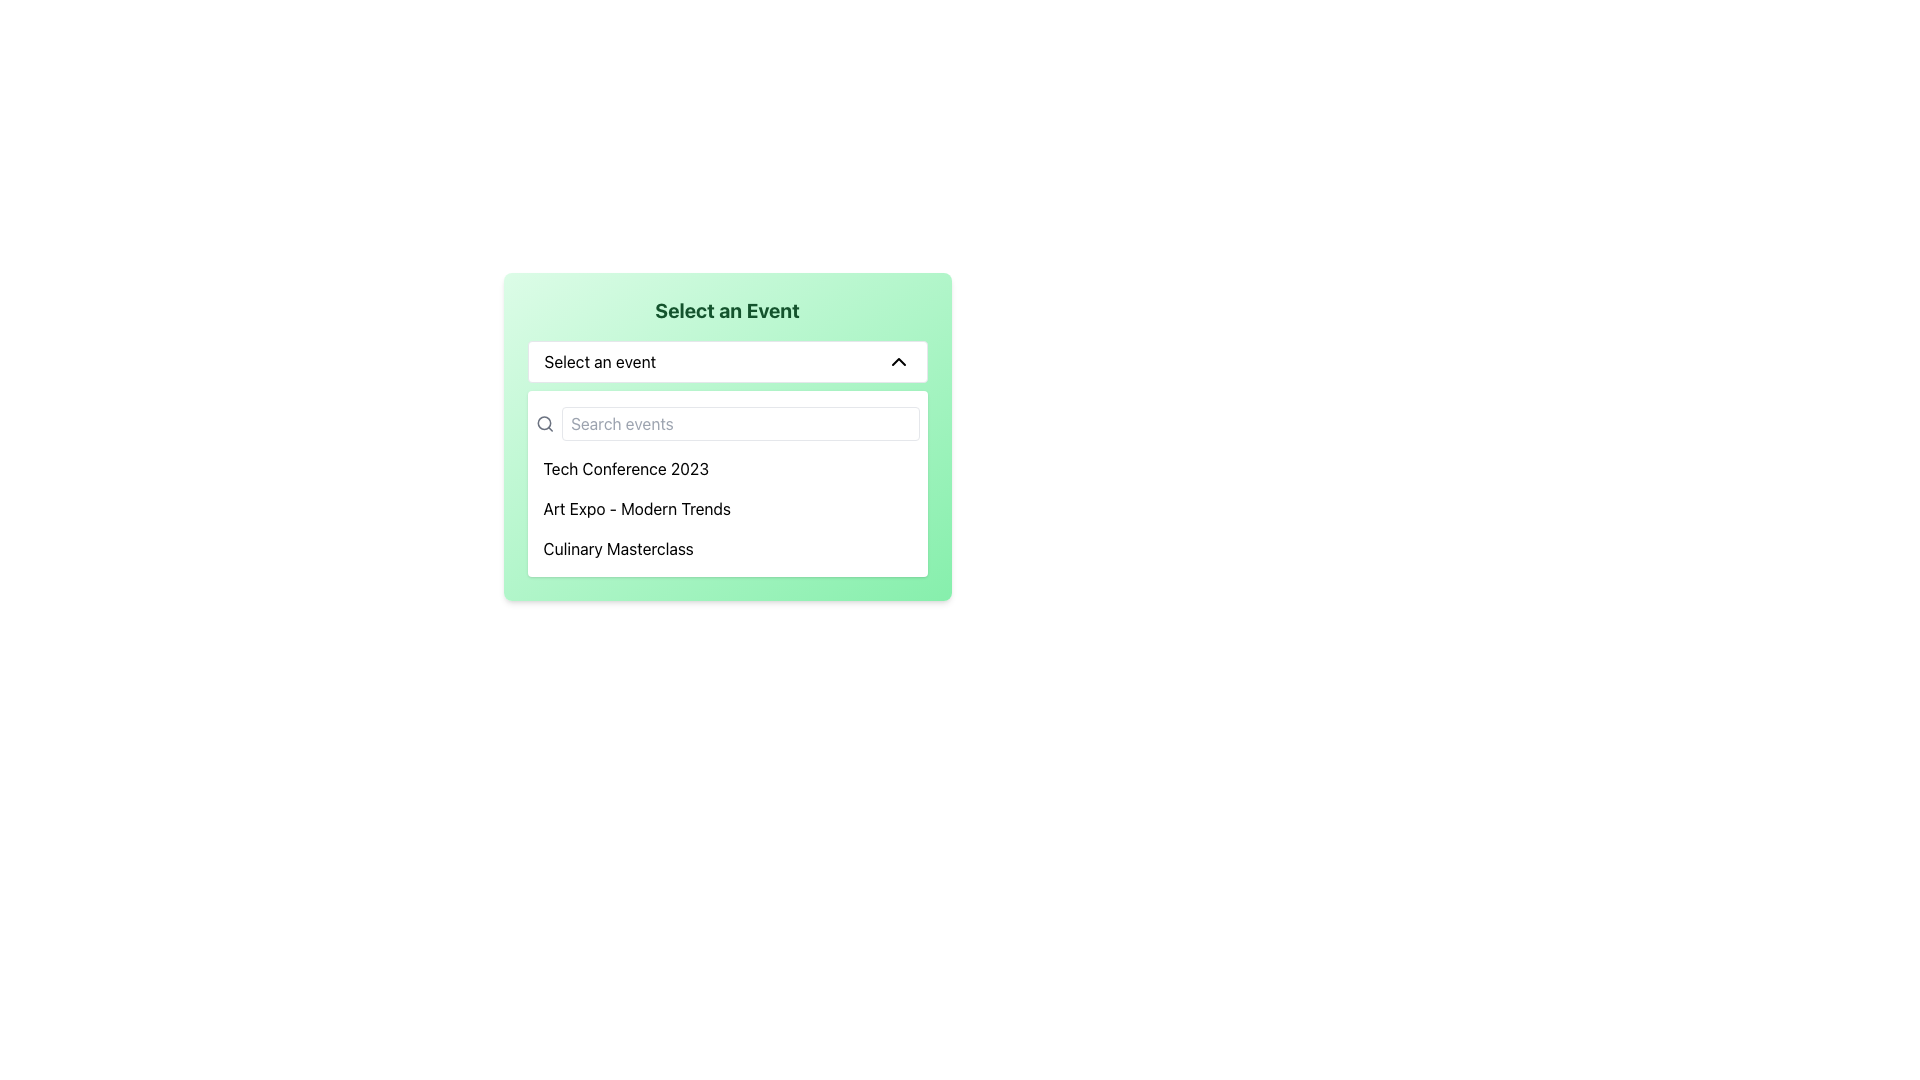  Describe the element at coordinates (726, 311) in the screenshot. I see `the heading element which serves as the title for the section, indicating the purpose of the elements contained below it` at that location.